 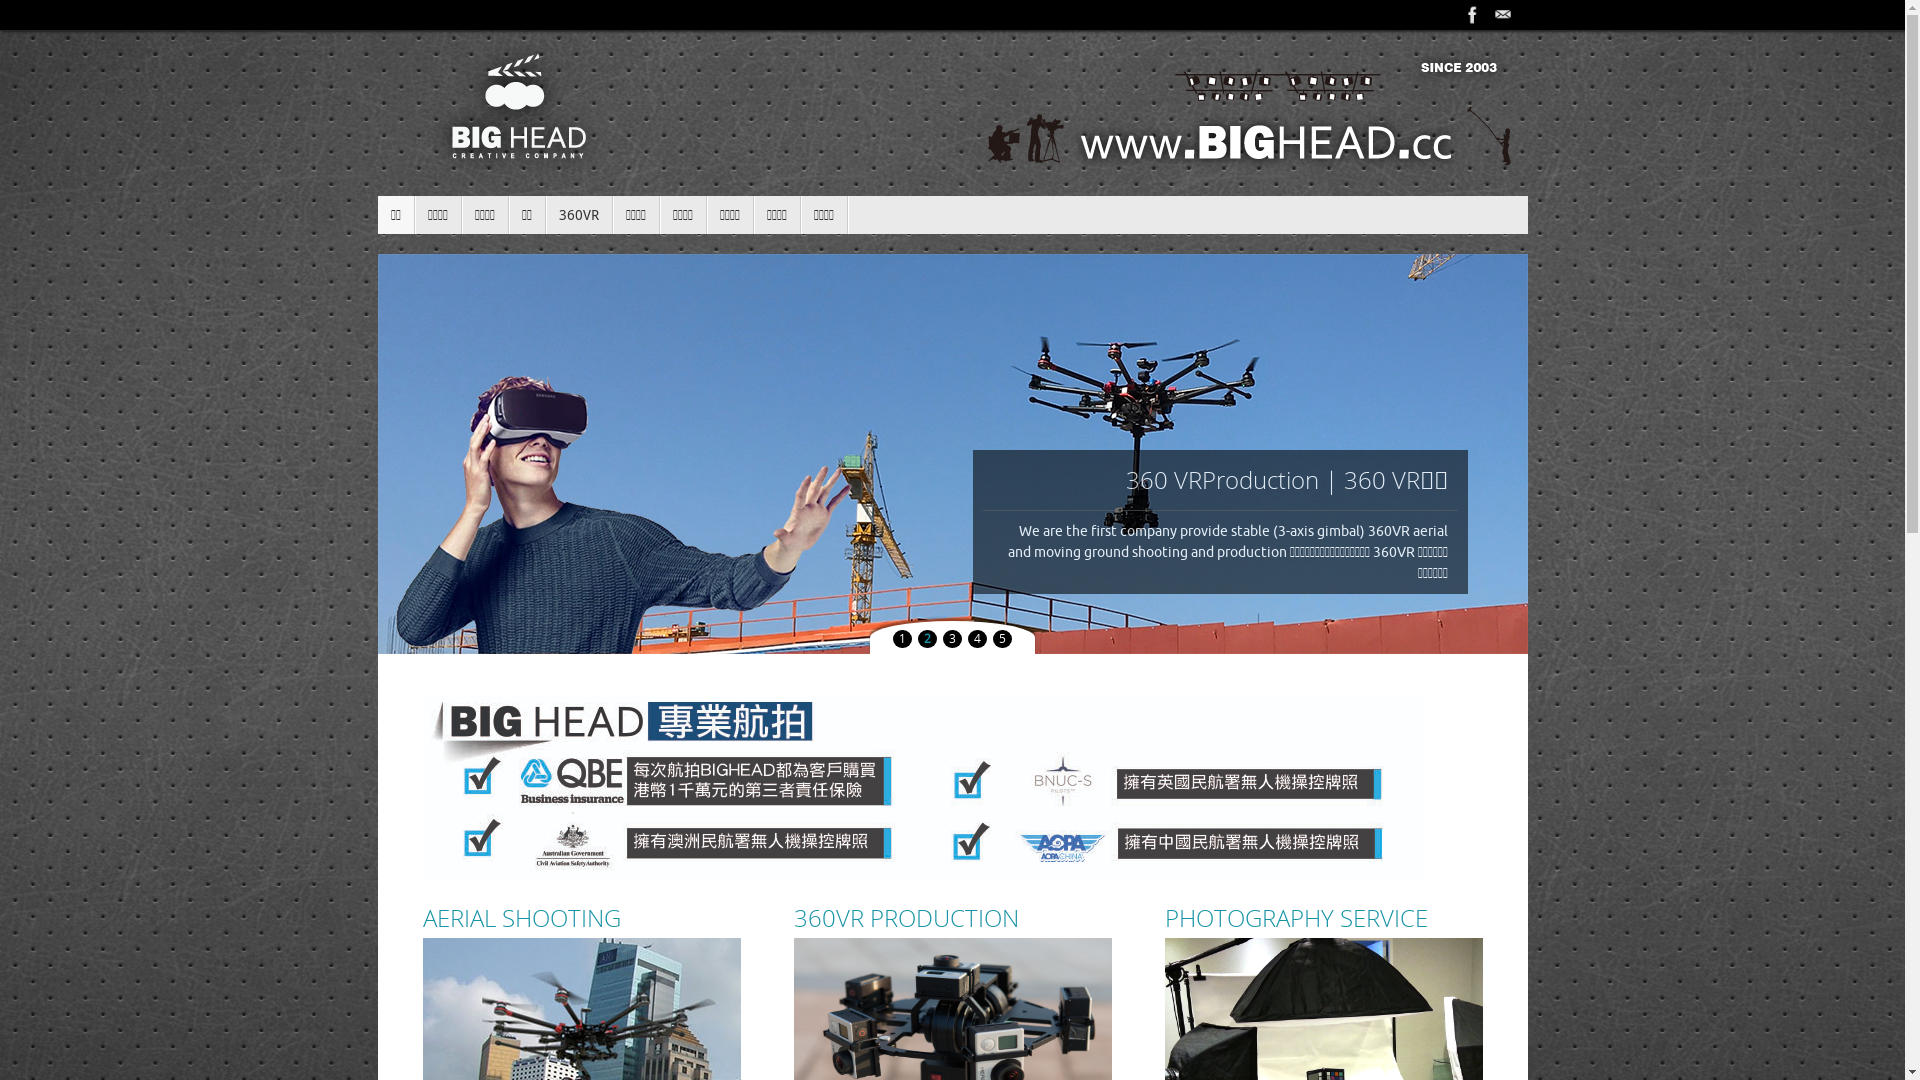 What do you see at coordinates (951, 639) in the screenshot?
I see `'3'` at bounding box center [951, 639].